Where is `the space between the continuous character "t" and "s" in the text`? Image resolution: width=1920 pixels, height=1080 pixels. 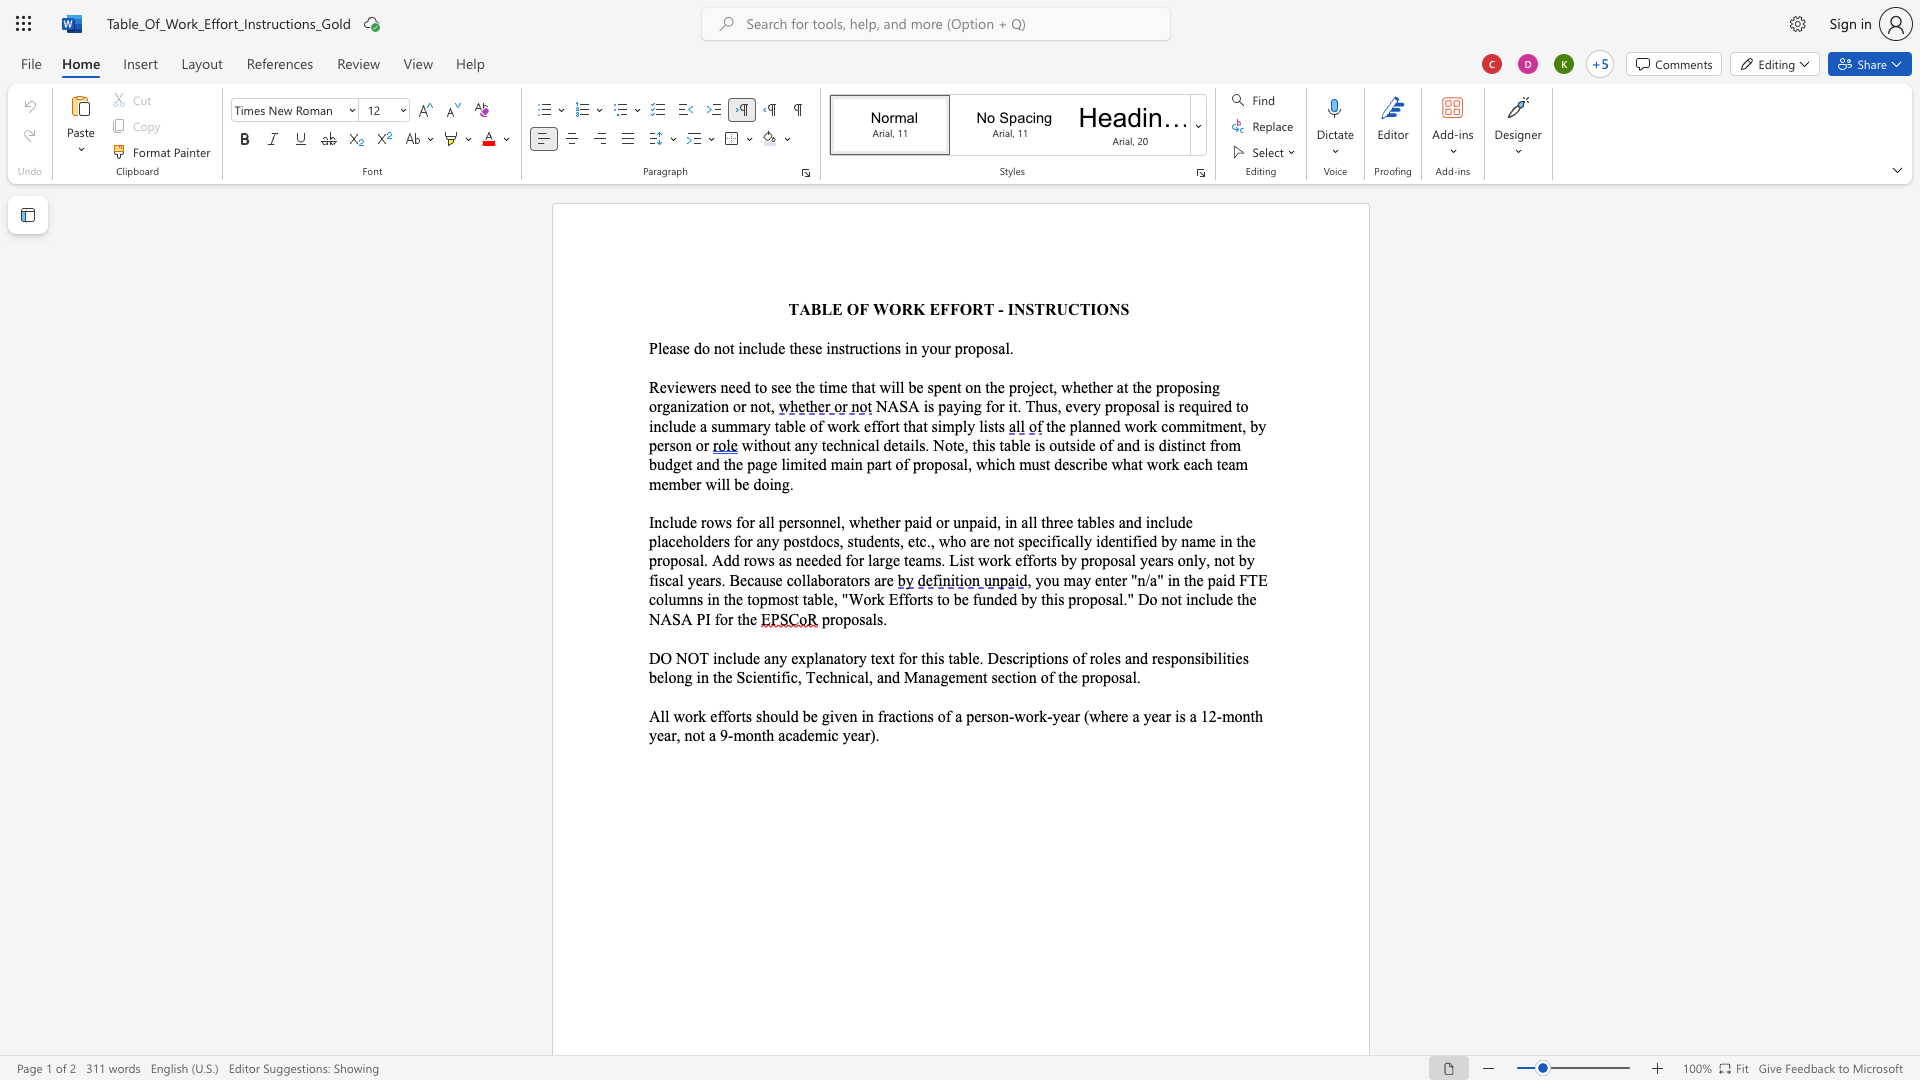
the space between the continuous character "t" and "s" in the text is located at coordinates (745, 715).